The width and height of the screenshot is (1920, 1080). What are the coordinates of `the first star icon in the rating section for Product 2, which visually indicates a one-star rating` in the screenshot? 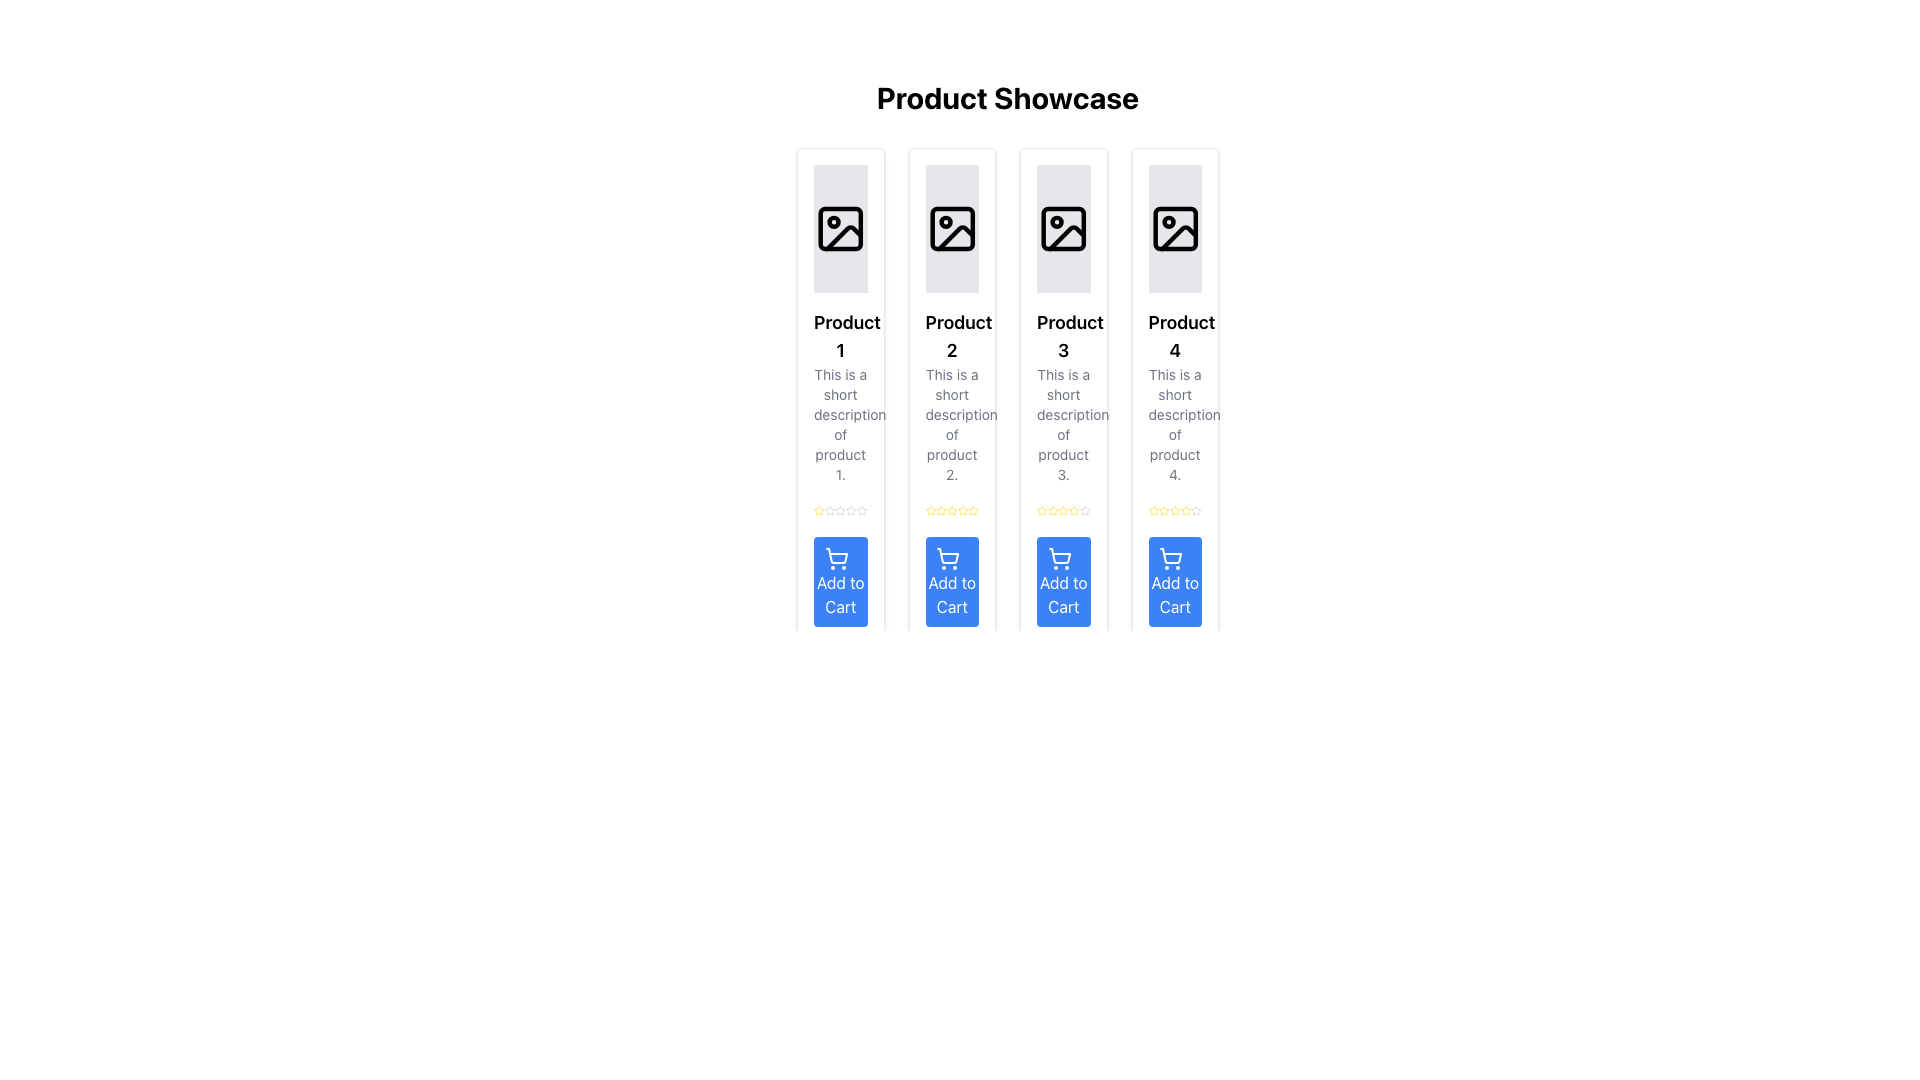 It's located at (962, 509).